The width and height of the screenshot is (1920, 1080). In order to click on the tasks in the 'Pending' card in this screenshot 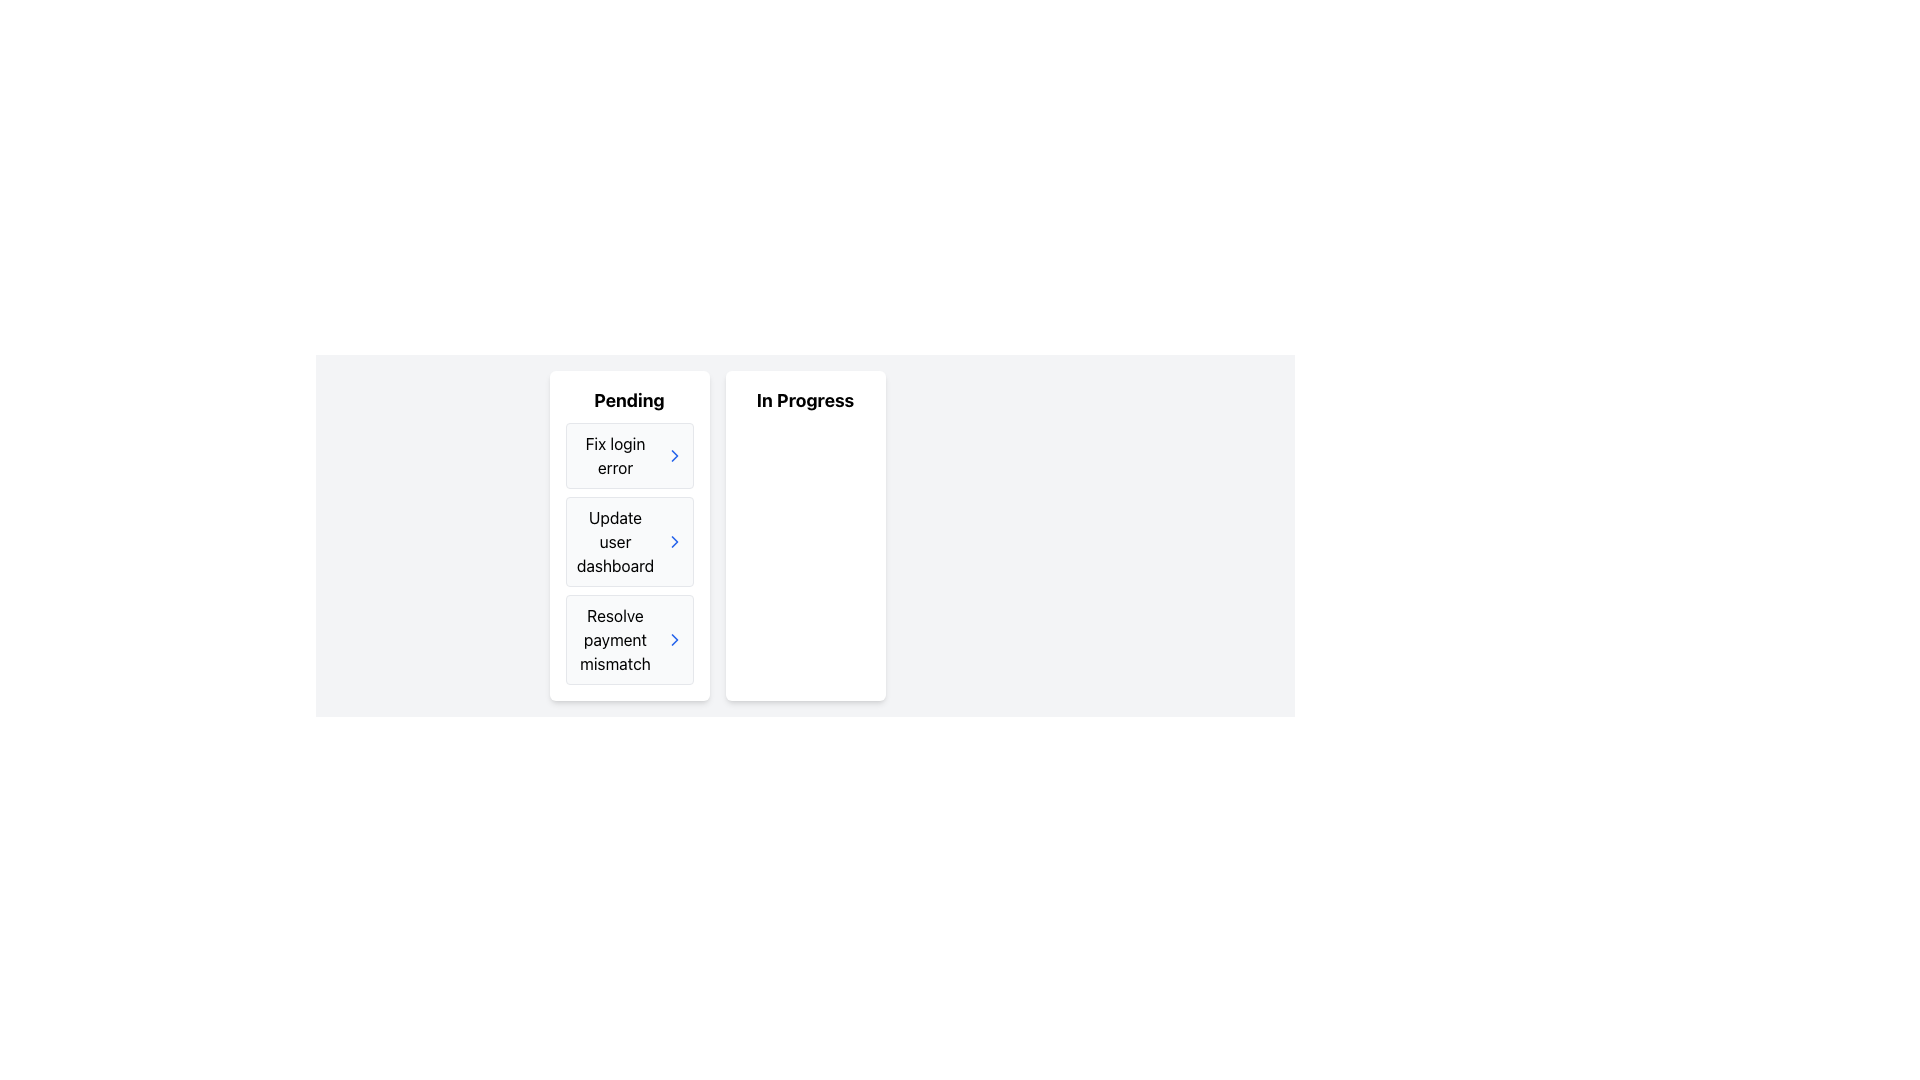, I will do `click(628, 535)`.